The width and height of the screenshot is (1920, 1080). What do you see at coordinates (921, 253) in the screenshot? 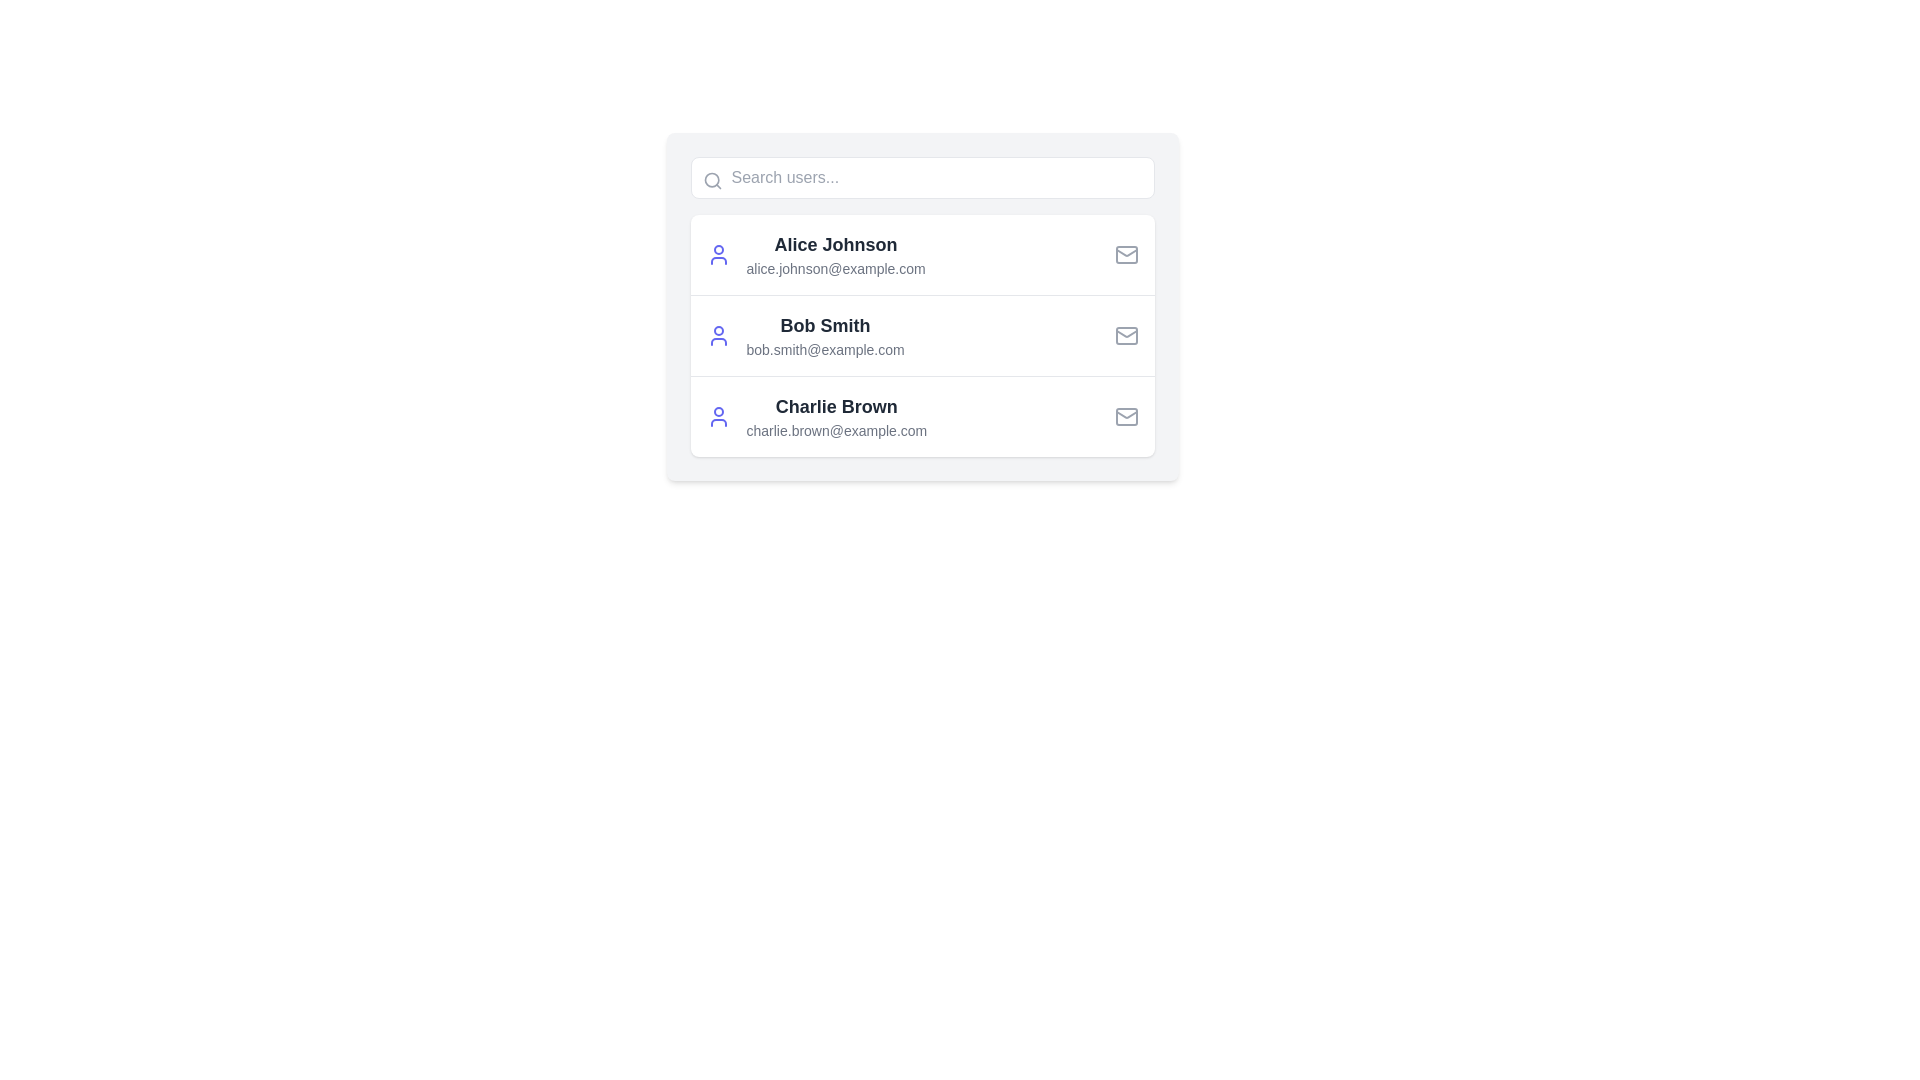
I see `the first entry in the contact list, which is located beneath the 'Search users...' bar` at bounding box center [921, 253].